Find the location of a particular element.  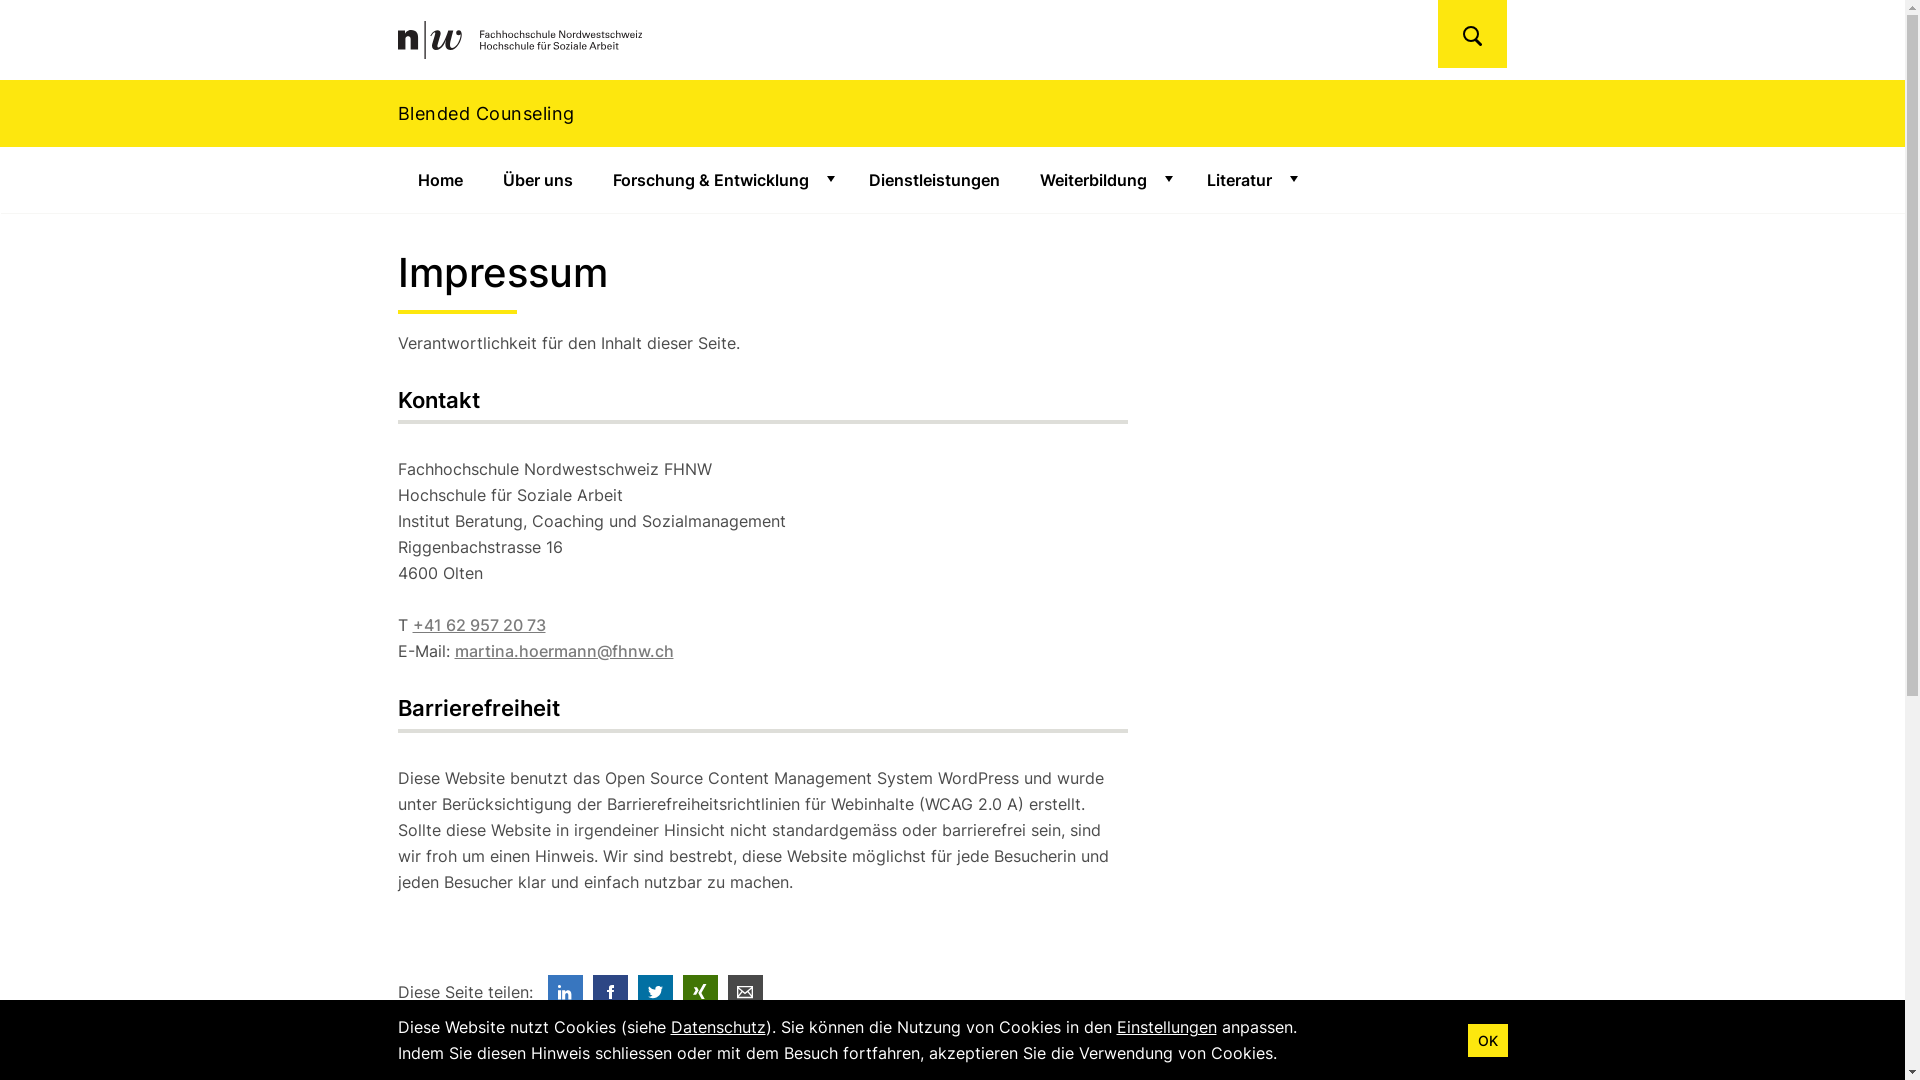

'Via E-Mail teilen' is located at coordinates (744, 992).